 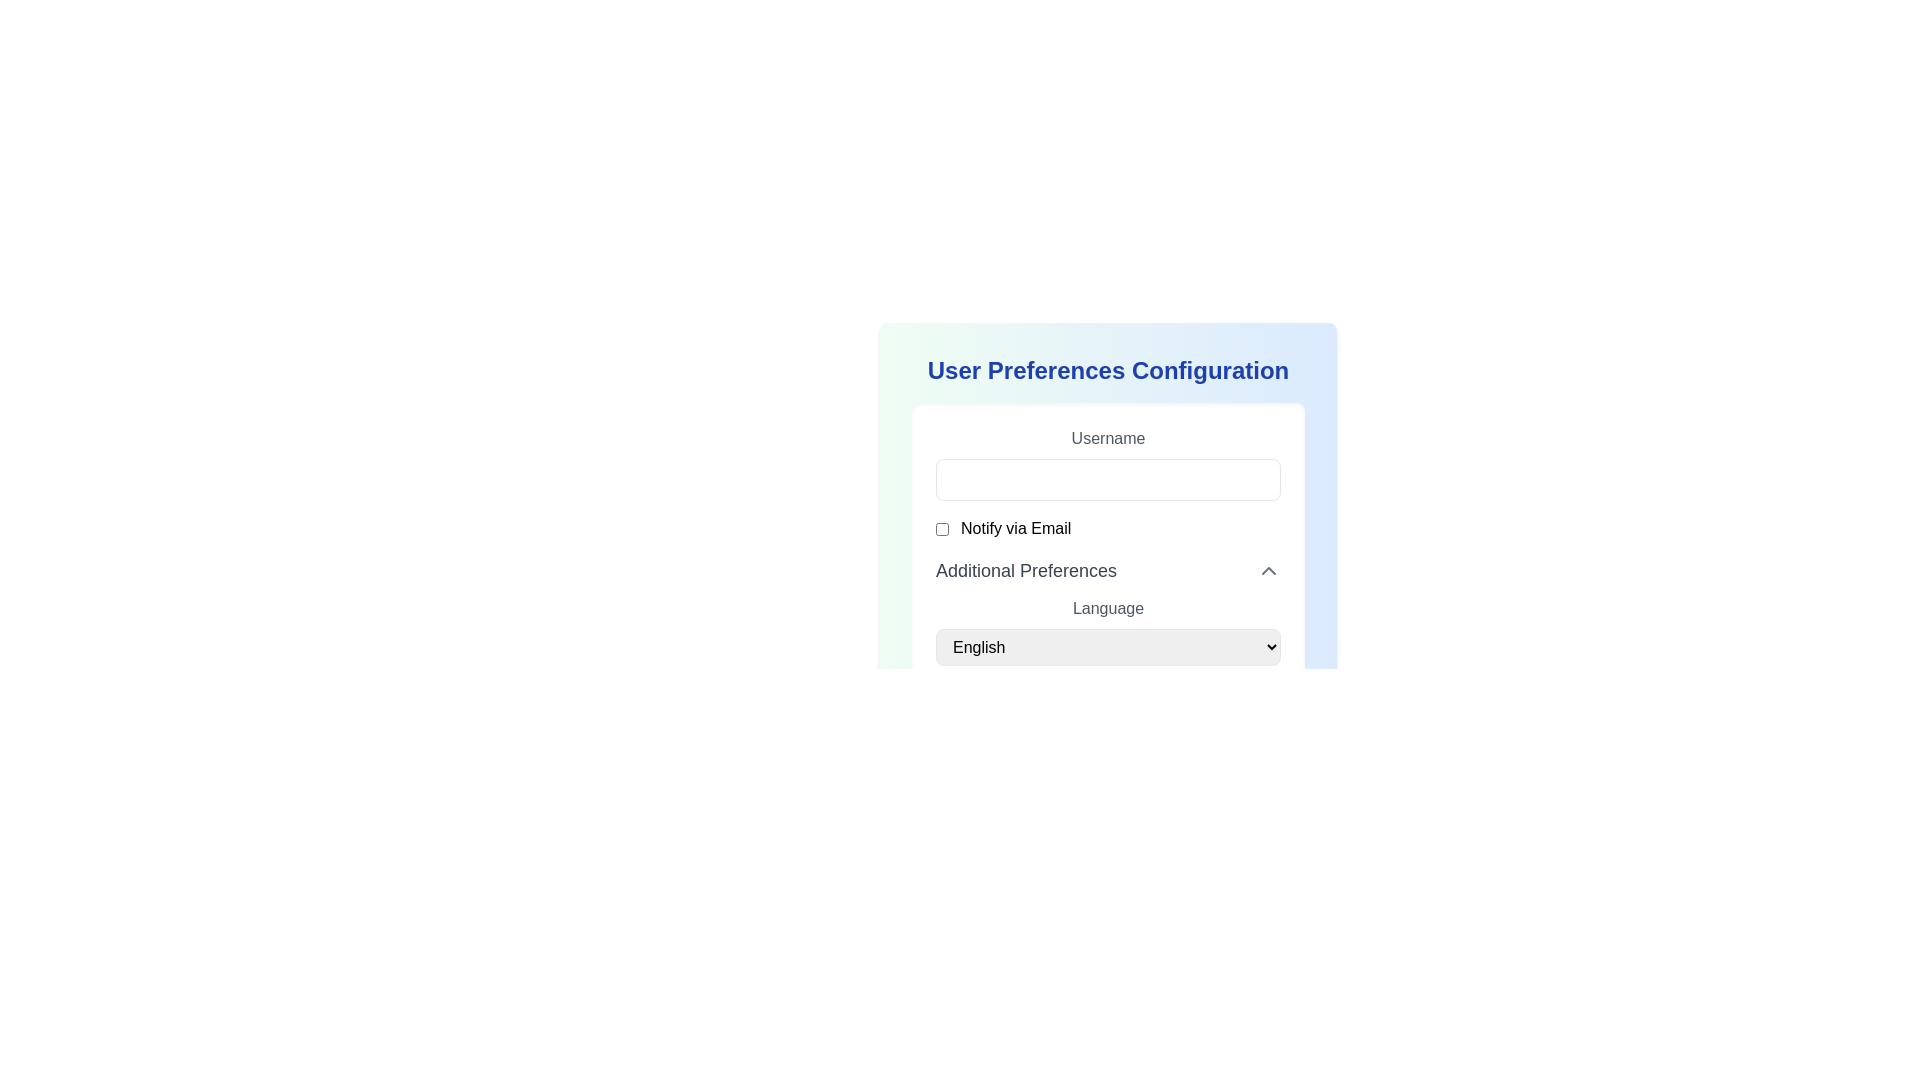 What do you see at coordinates (1026, 570) in the screenshot?
I see `the Text label indicating 'Additional Preferences' located below the 'Notify via Email' checkbox label, which is visually aligned with a chevron-up icon on the right` at bounding box center [1026, 570].